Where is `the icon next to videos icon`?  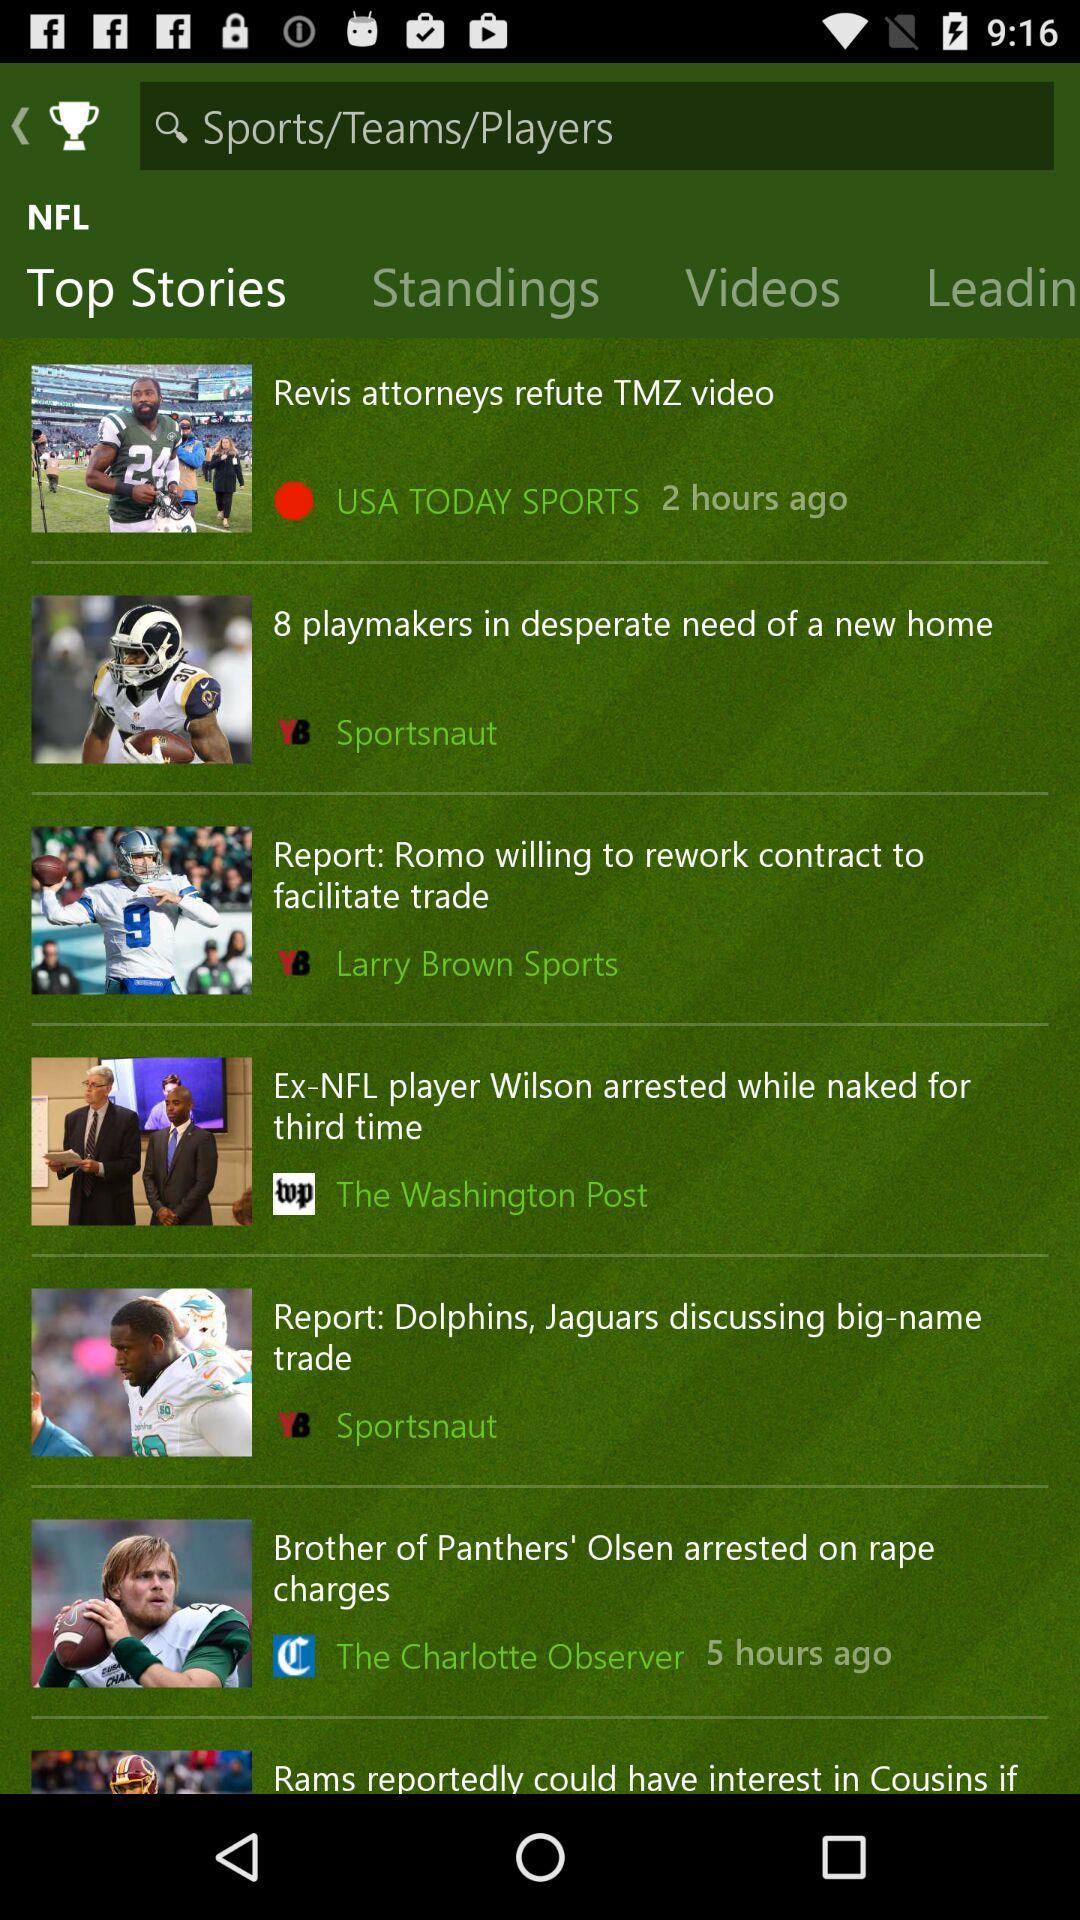
the icon next to videos icon is located at coordinates (988, 290).